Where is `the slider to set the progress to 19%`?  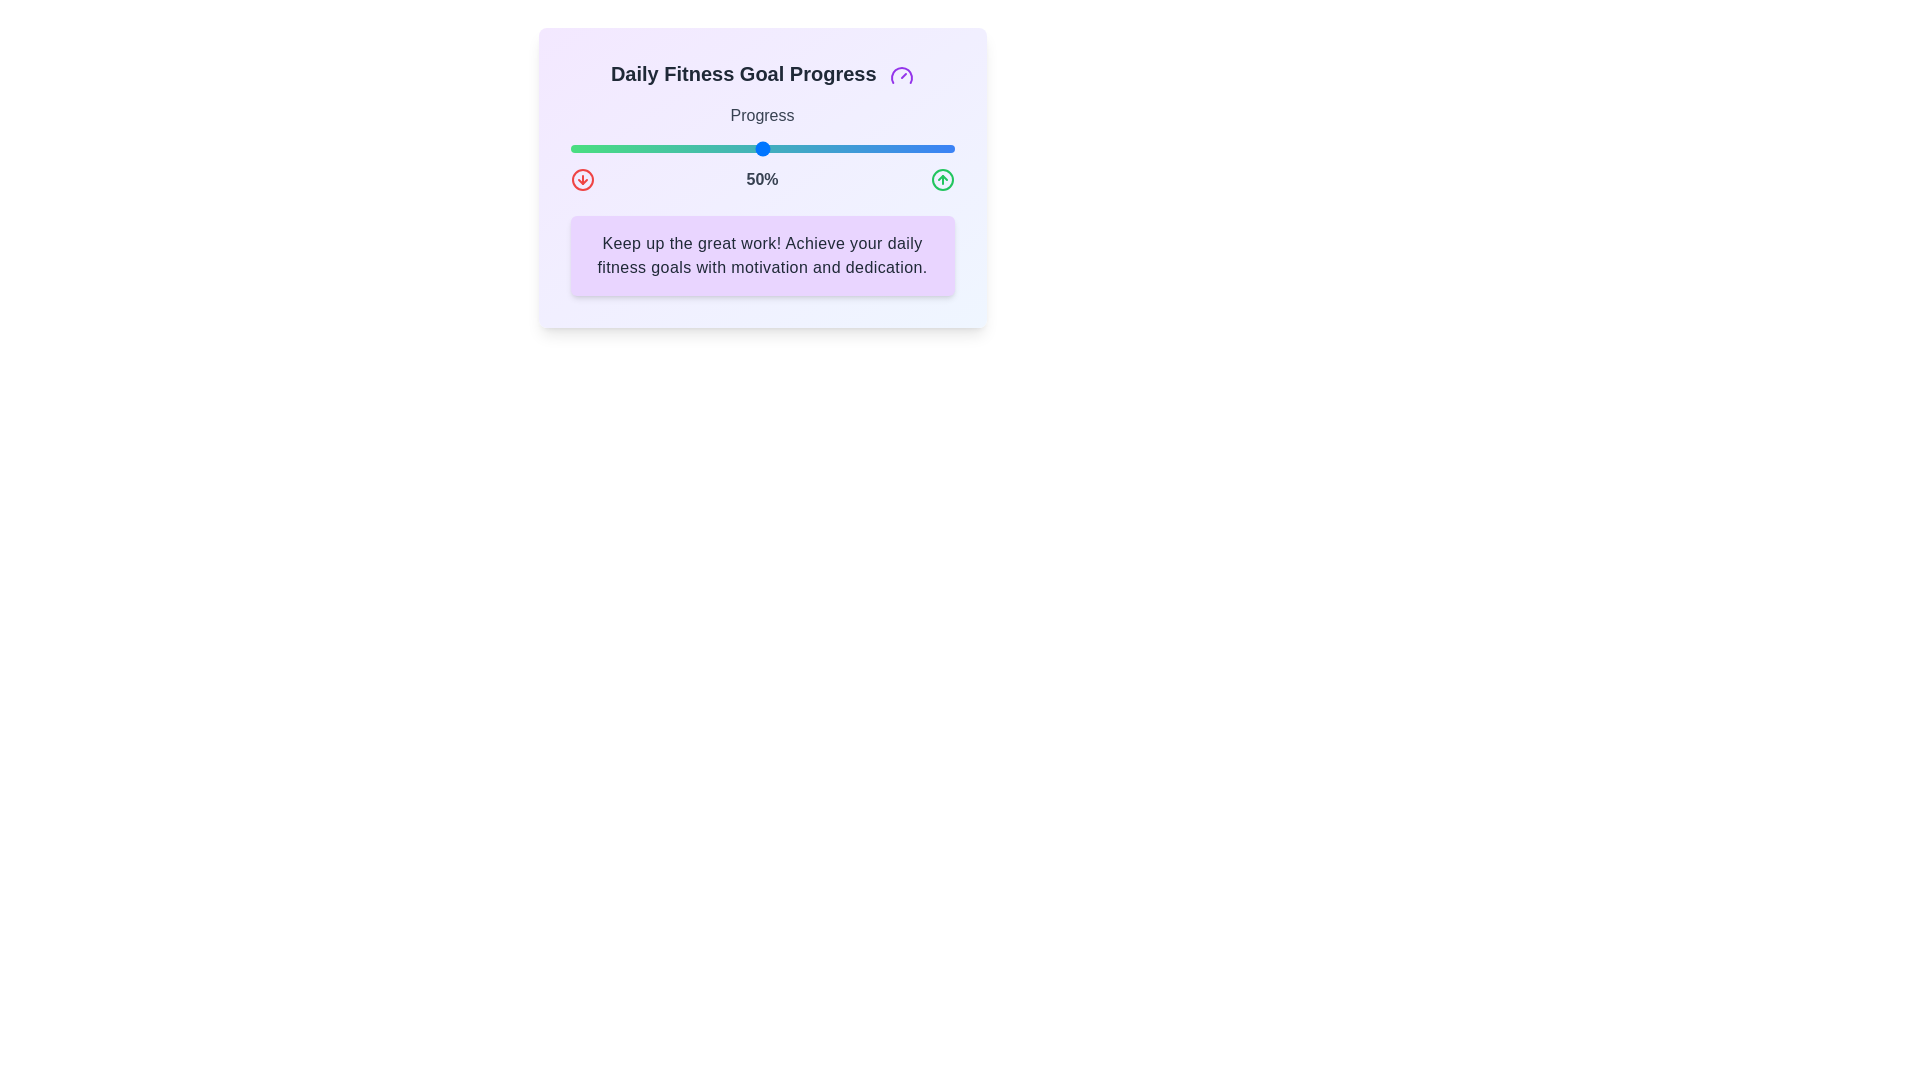 the slider to set the progress to 19% is located at coordinates (643, 148).